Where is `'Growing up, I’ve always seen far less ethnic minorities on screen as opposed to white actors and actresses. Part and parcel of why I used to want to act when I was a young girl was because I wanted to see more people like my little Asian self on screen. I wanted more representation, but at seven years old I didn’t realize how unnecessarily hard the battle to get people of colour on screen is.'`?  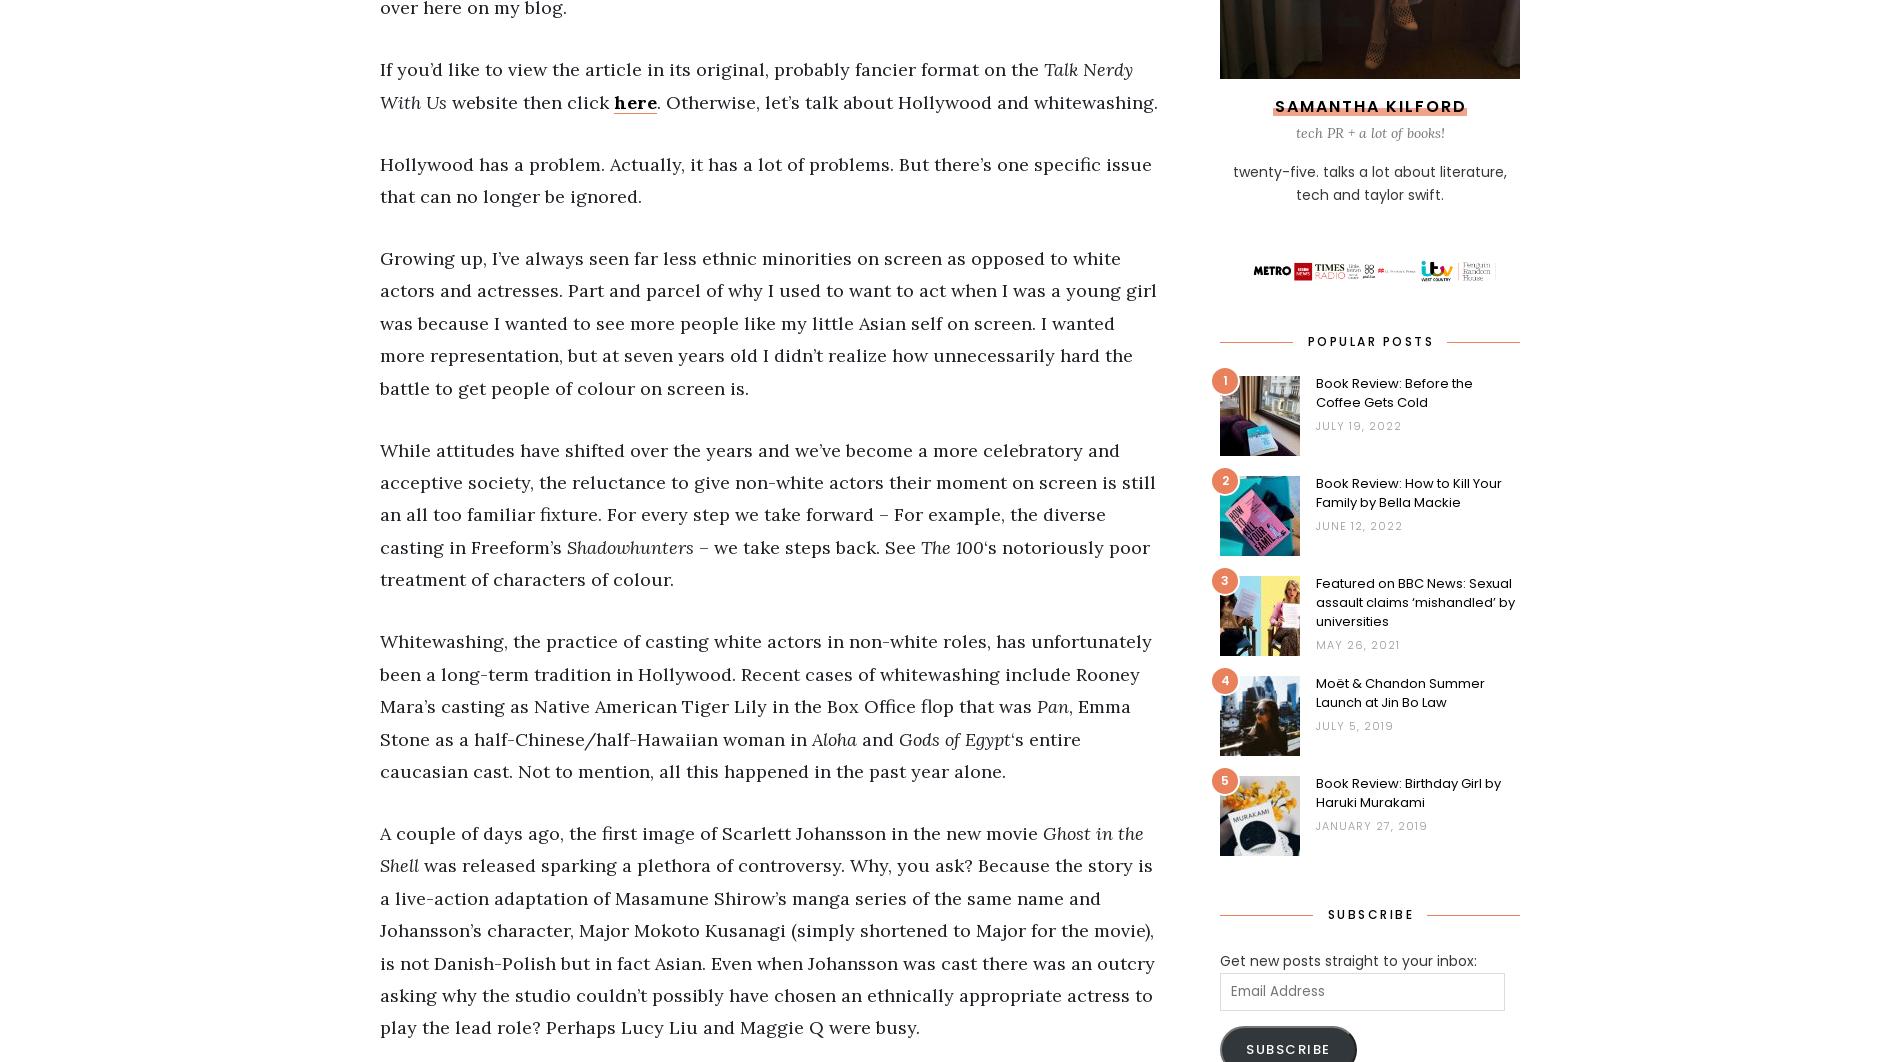
'Growing up, I’ve always seen far less ethnic minorities on screen as opposed to white actors and actresses. Part and parcel of why I used to want to act when I was a young girl was because I wanted to see more people like my little Asian self on screen. I wanted more representation, but at seven years old I didn’t realize how unnecessarily hard the battle to get people of colour on screen is.' is located at coordinates (379, 321).